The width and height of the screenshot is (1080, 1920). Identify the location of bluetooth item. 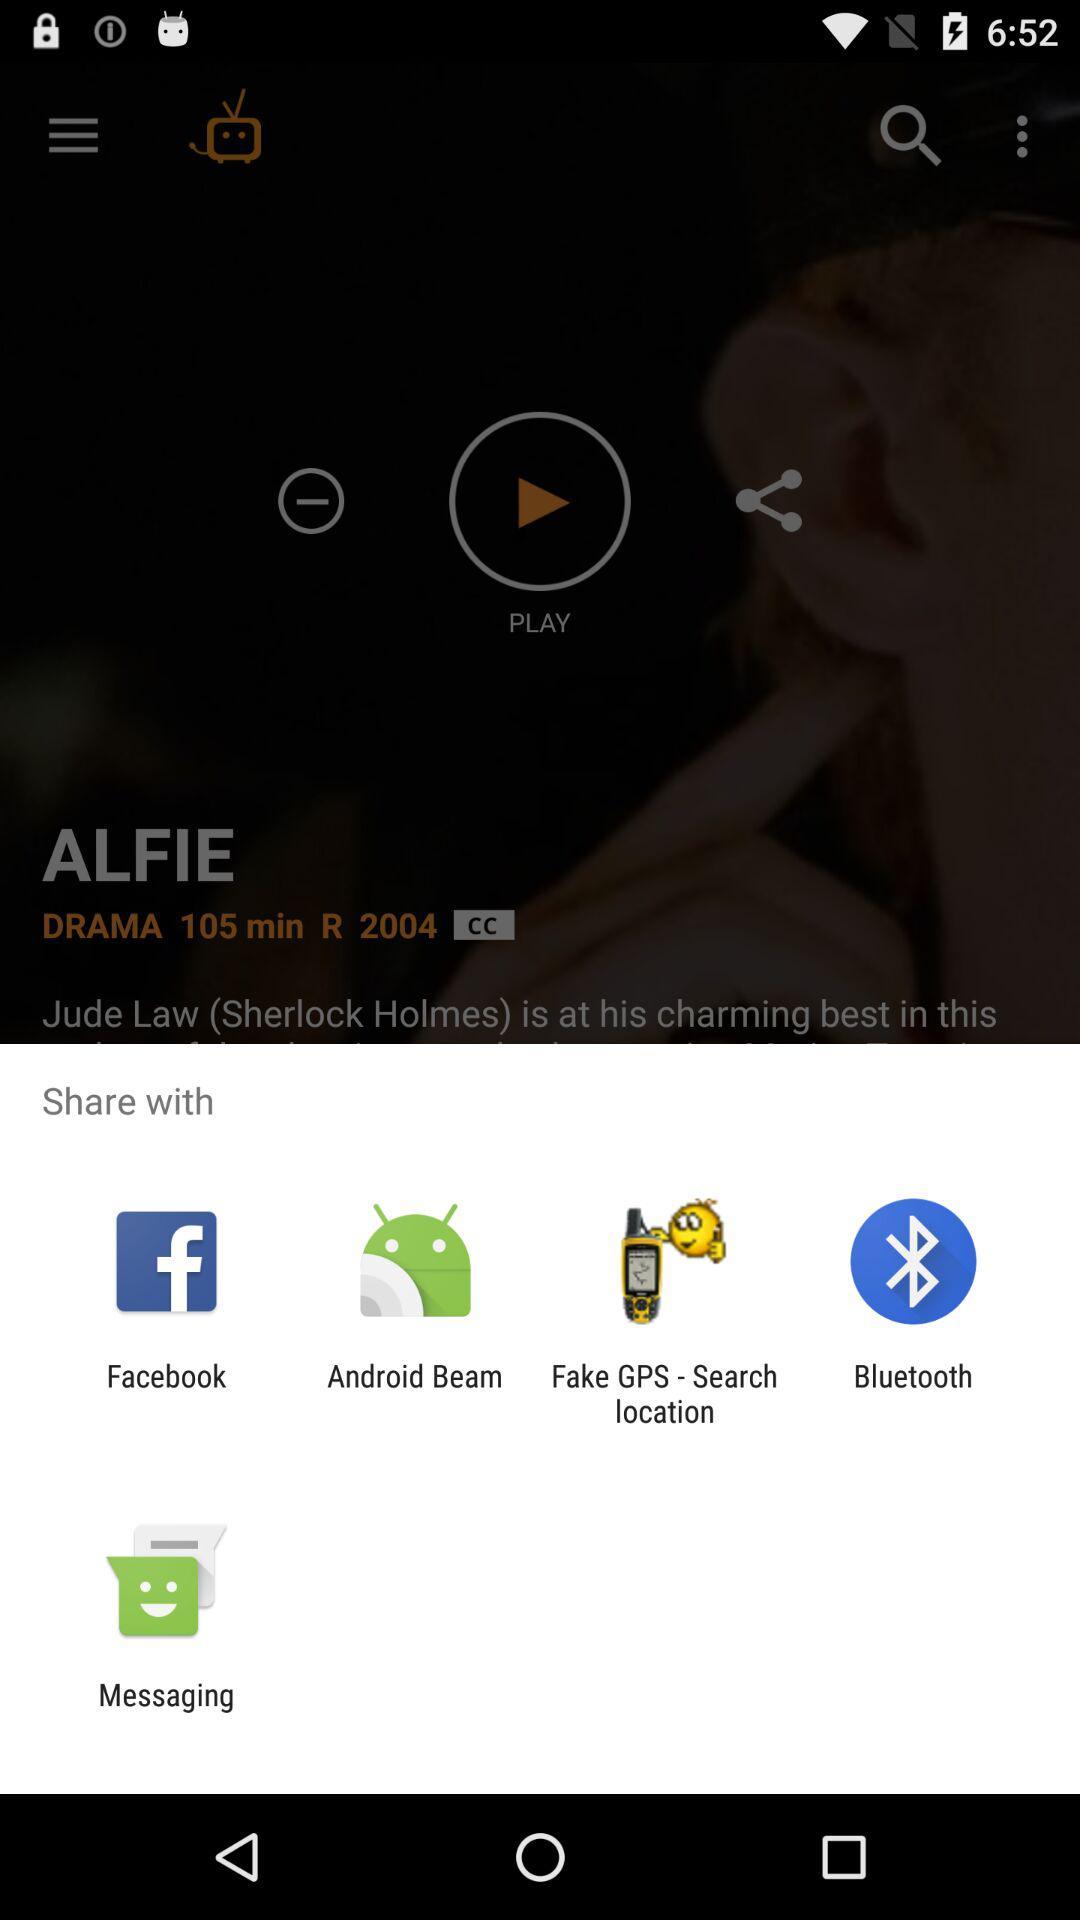
(913, 1392).